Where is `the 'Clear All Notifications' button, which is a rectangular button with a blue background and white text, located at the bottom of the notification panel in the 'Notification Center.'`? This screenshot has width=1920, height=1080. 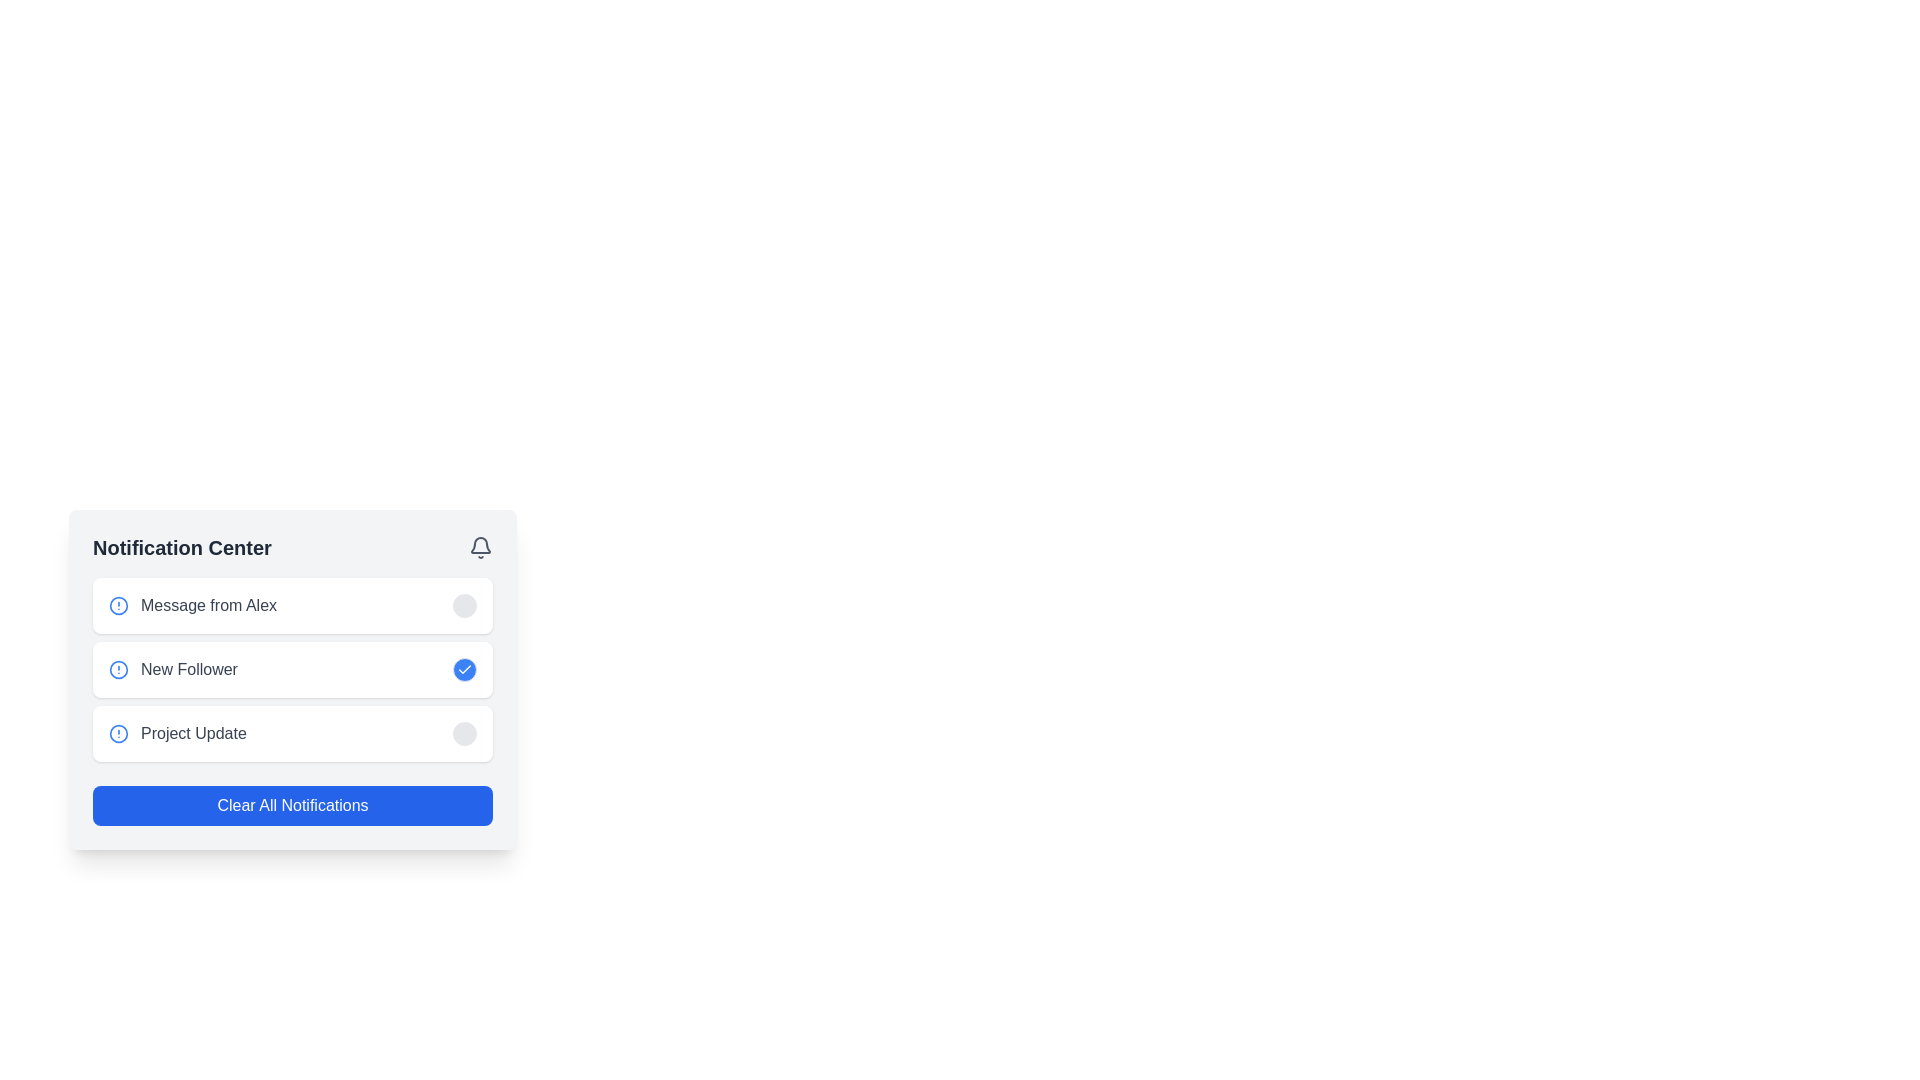 the 'Clear All Notifications' button, which is a rectangular button with a blue background and white text, located at the bottom of the notification panel in the 'Notification Center.' is located at coordinates (291, 805).